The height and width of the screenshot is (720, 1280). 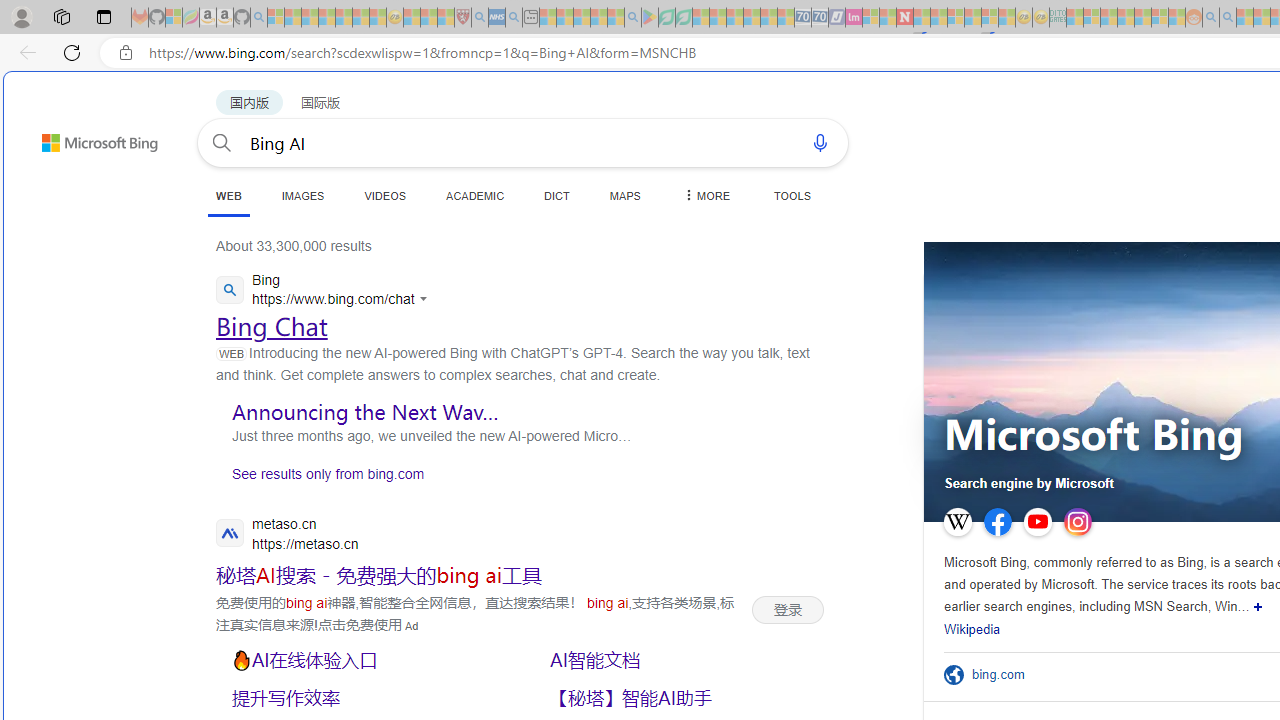 I want to click on 'MSNBC - MSN - Sleeping', so click(x=1074, y=17).